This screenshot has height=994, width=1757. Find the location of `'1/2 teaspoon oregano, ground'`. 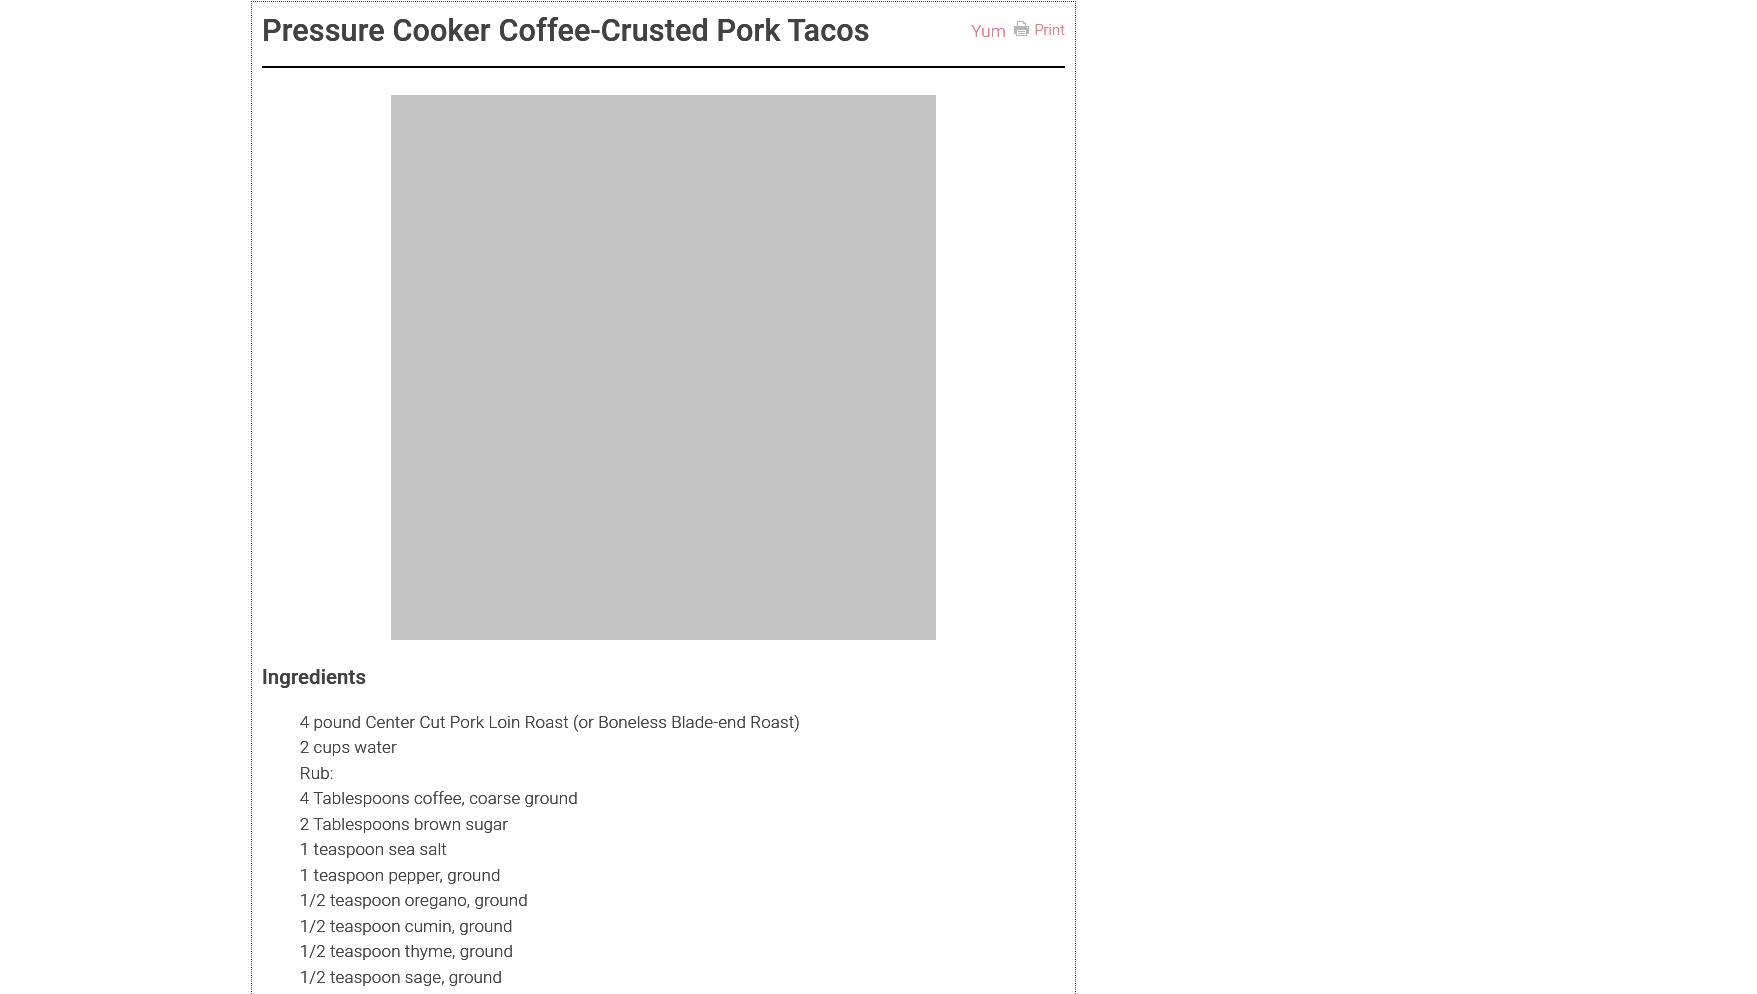

'1/2 teaspoon oregano, ground' is located at coordinates (299, 898).